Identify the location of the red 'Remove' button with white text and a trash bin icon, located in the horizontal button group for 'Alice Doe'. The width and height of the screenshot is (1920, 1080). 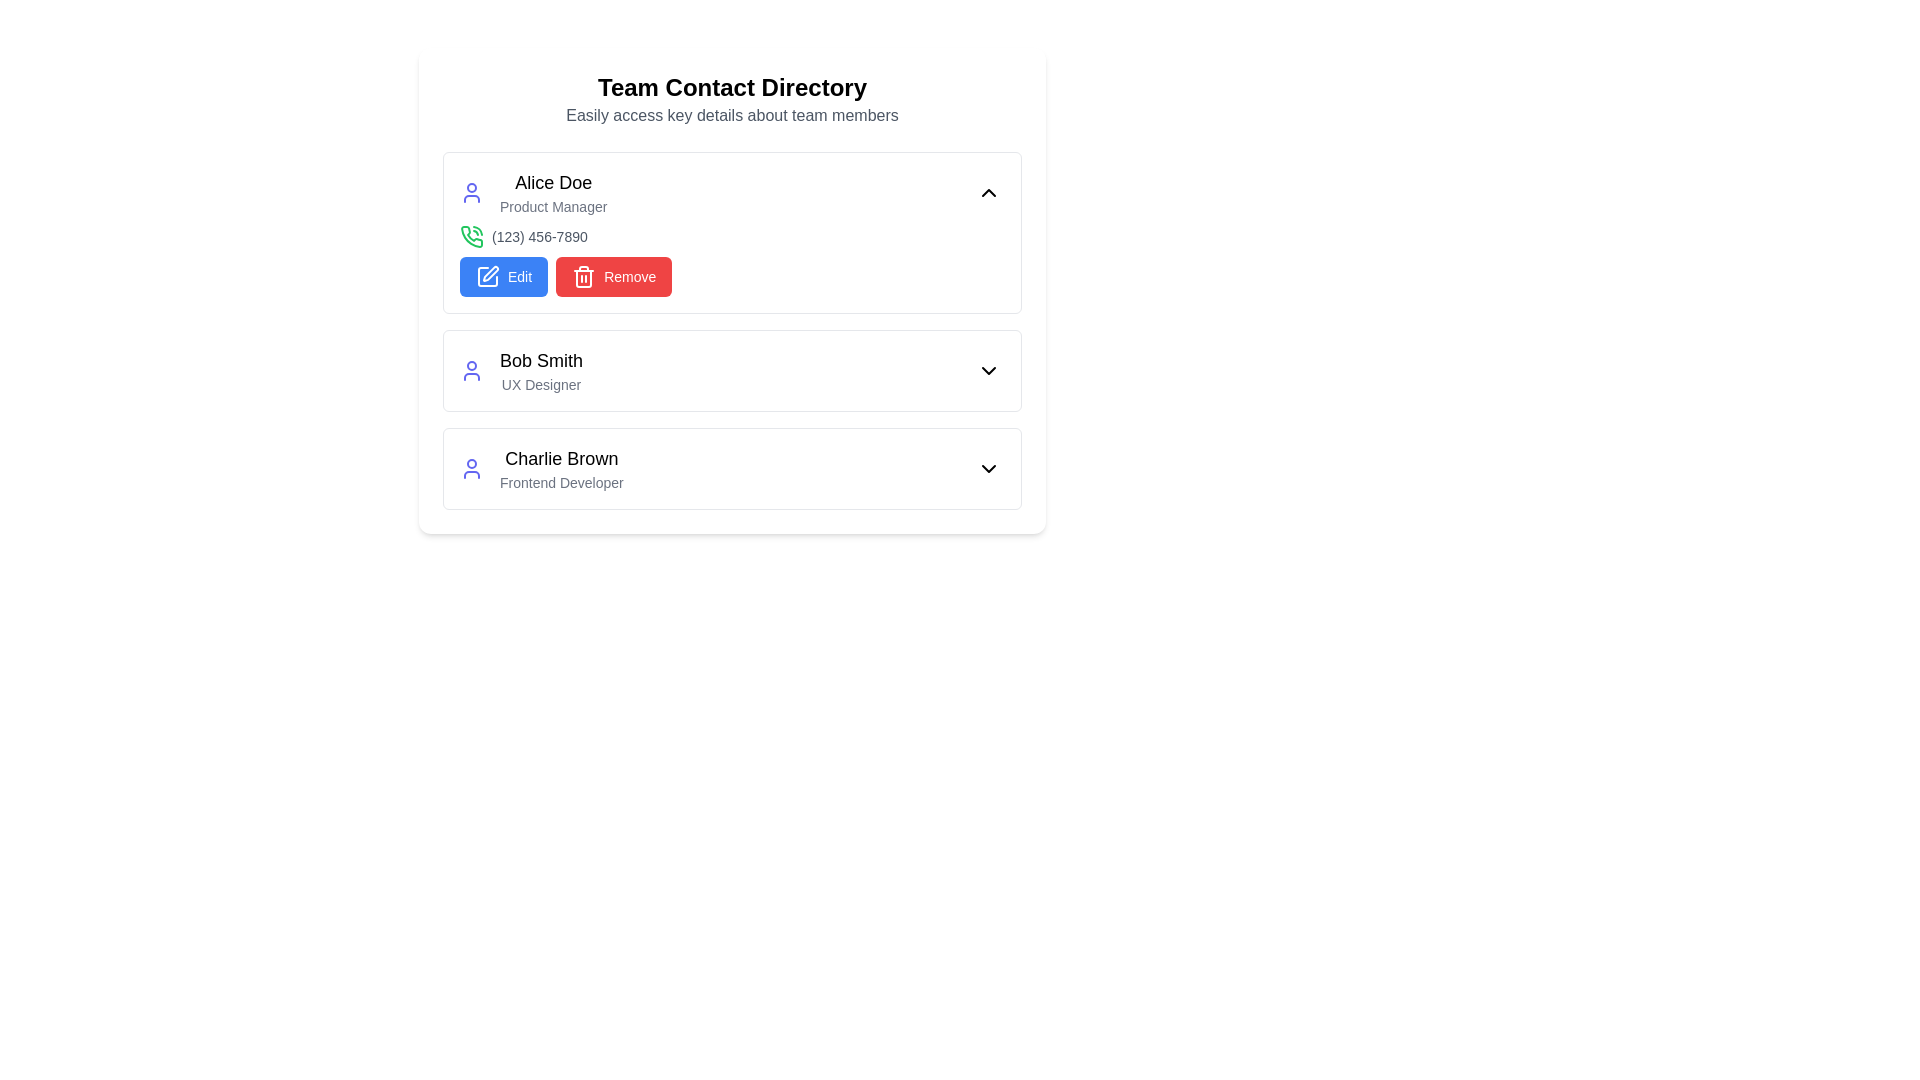
(613, 277).